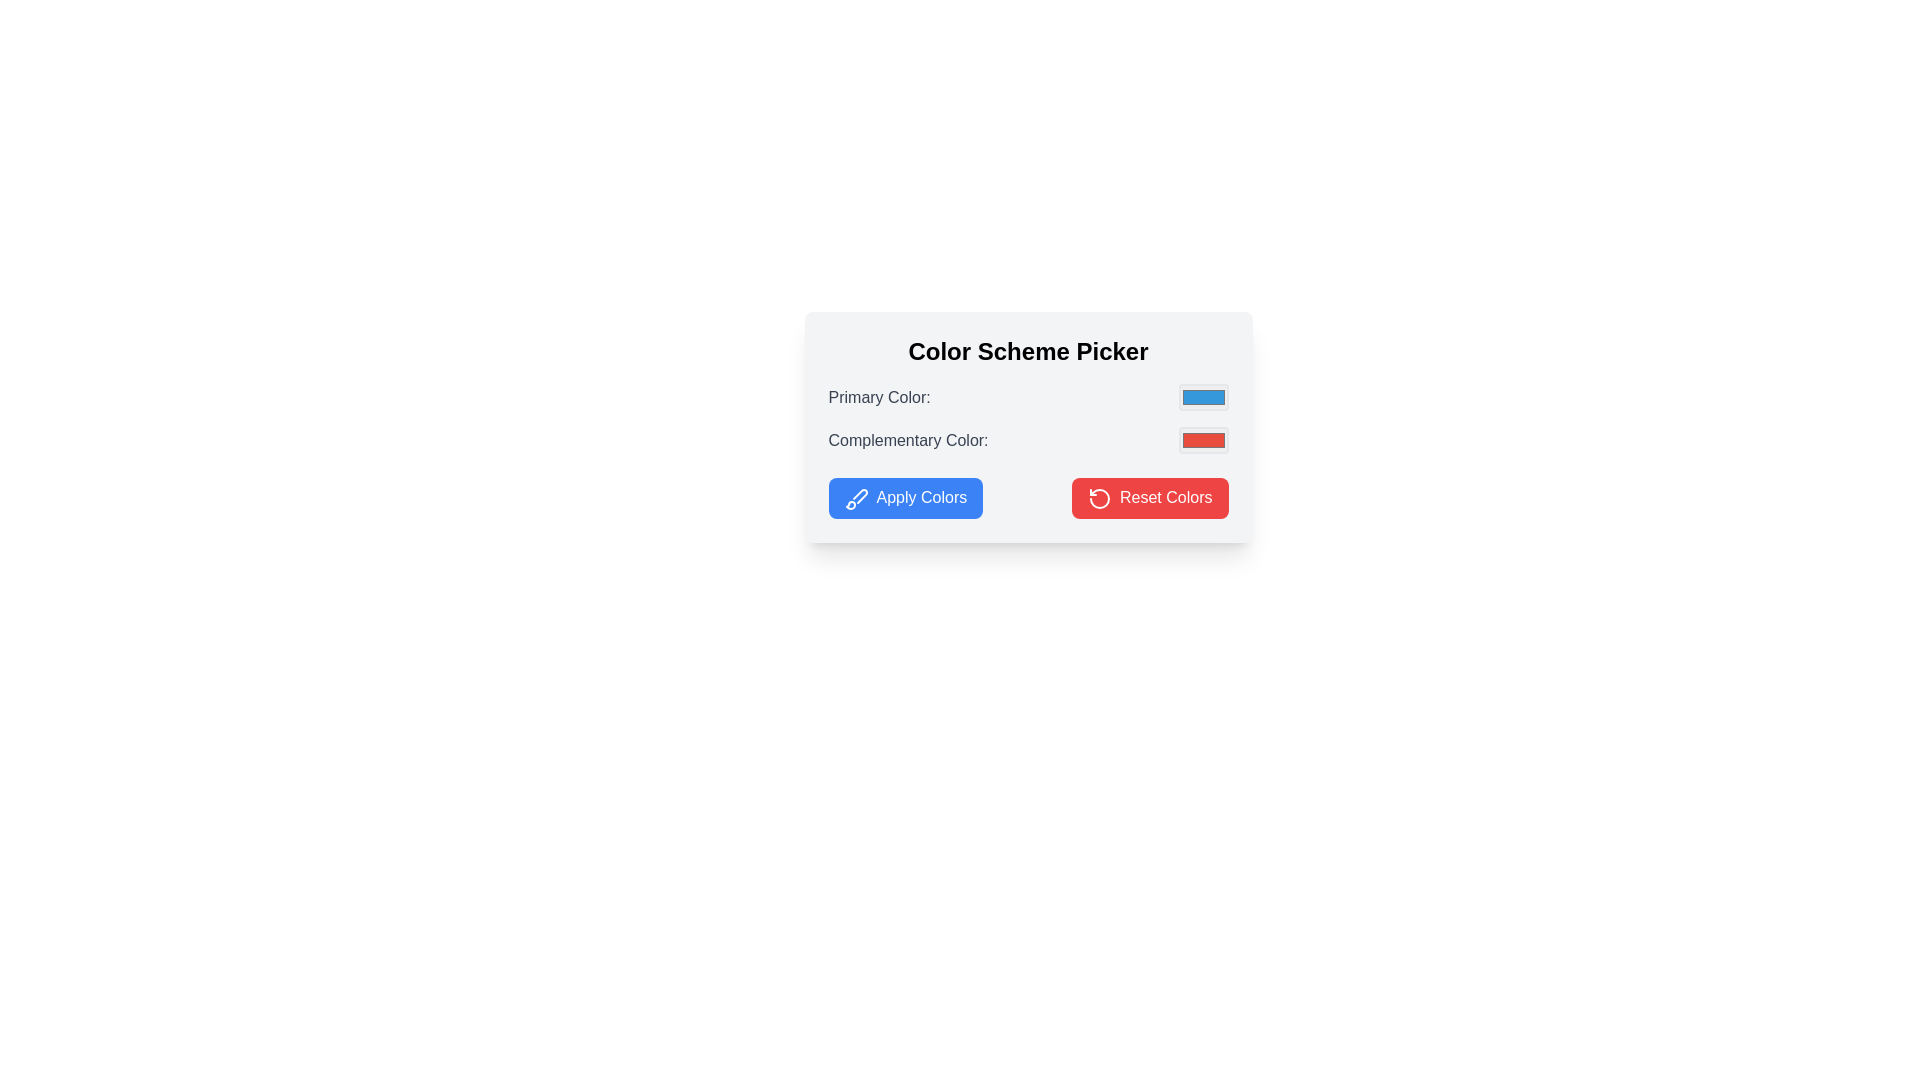 Image resolution: width=1920 pixels, height=1080 pixels. What do you see at coordinates (1028, 426) in the screenshot?
I see `the 'Color Scheme Picker' panel` at bounding box center [1028, 426].